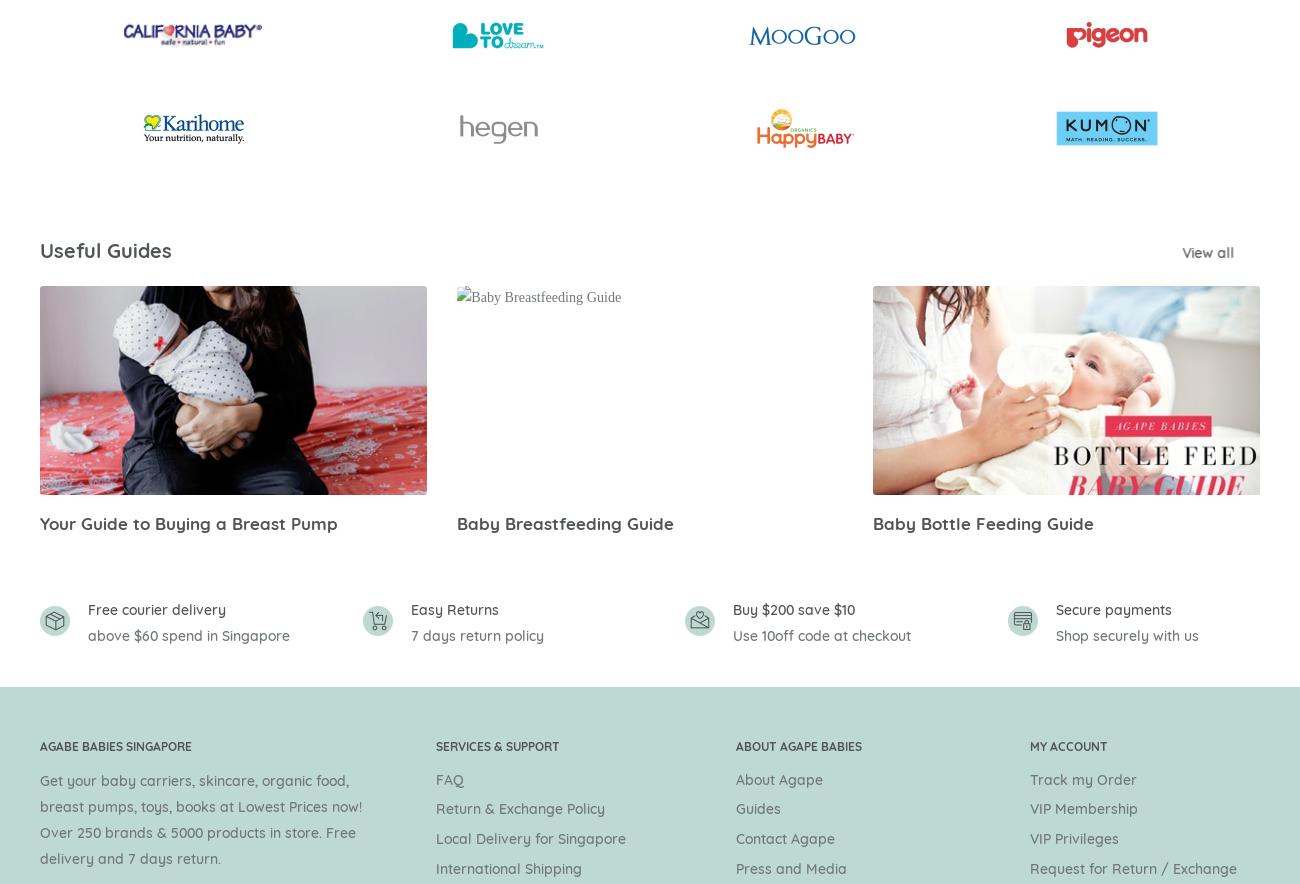 The height and width of the screenshot is (884, 1300). What do you see at coordinates (821, 633) in the screenshot?
I see `'Use 10off code at checkout'` at bounding box center [821, 633].